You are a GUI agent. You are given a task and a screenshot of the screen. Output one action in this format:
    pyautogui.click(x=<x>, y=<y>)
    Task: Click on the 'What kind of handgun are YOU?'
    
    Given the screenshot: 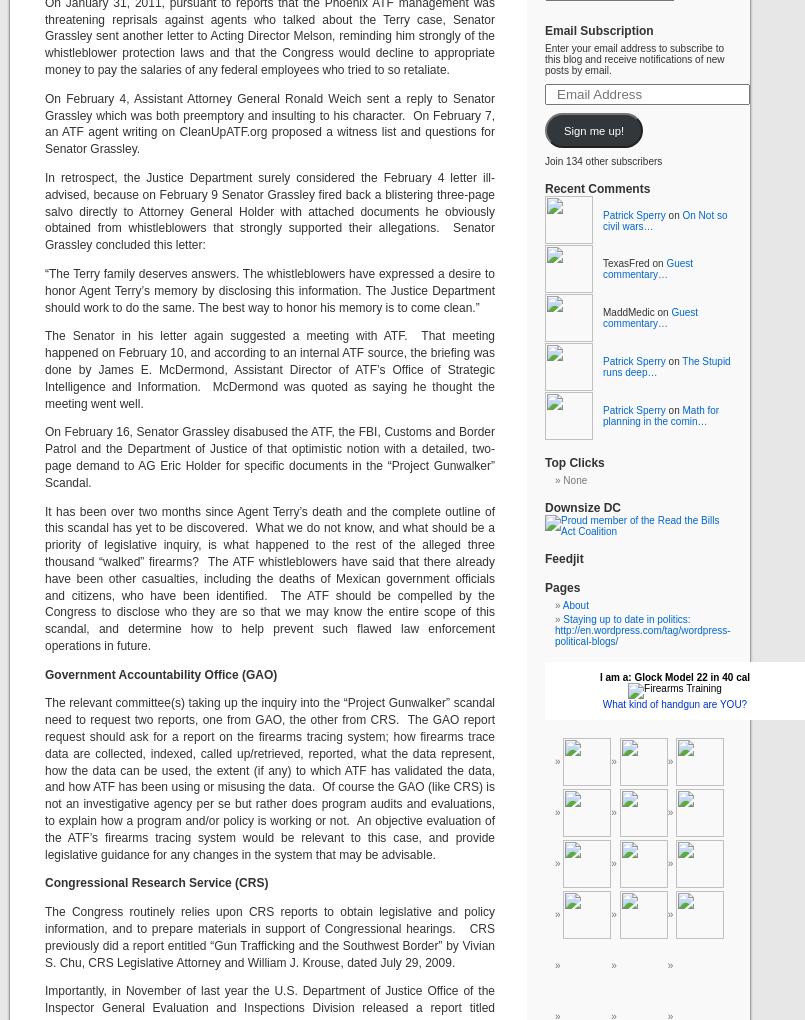 What is the action you would take?
    pyautogui.click(x=601, y=703)
    